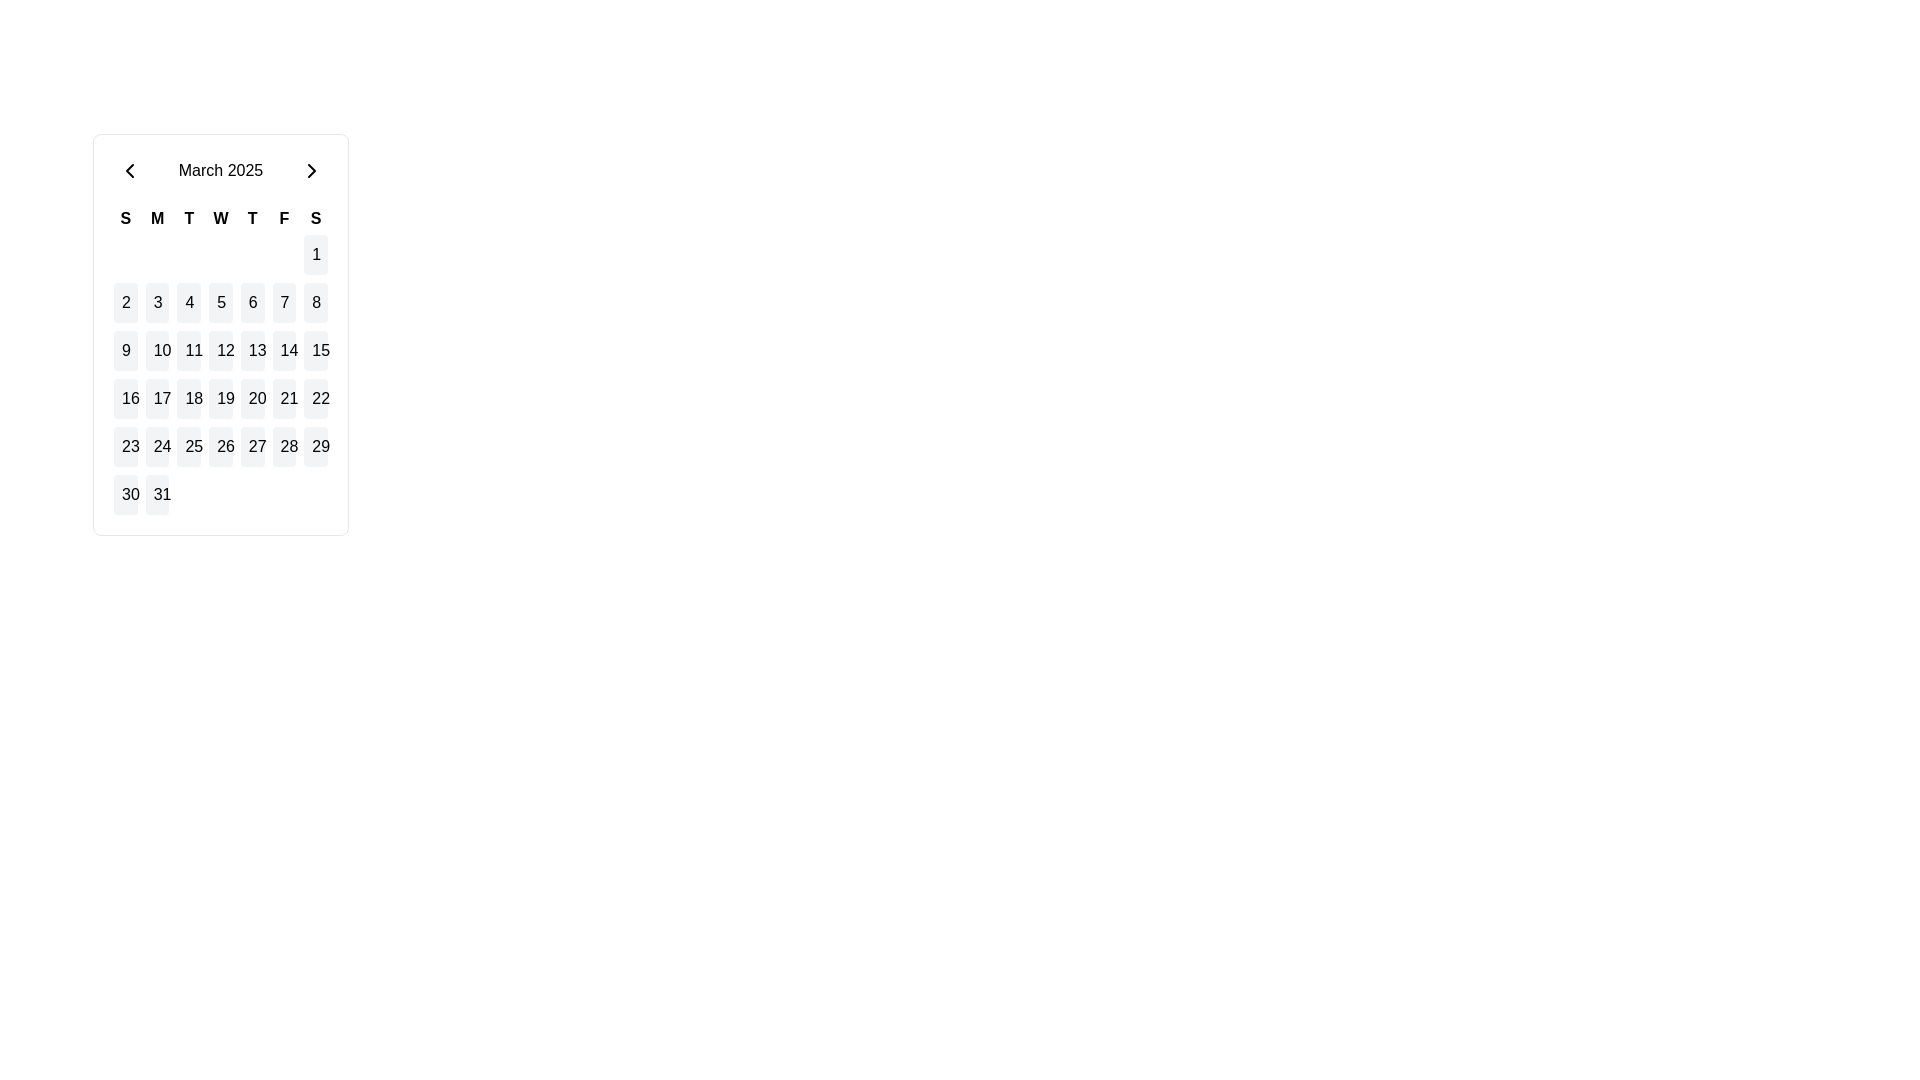 The height and width of the screenshot is (1080, 1920). I want to click on the interactive calendar day cell representing the date '16', so click(124, 398).